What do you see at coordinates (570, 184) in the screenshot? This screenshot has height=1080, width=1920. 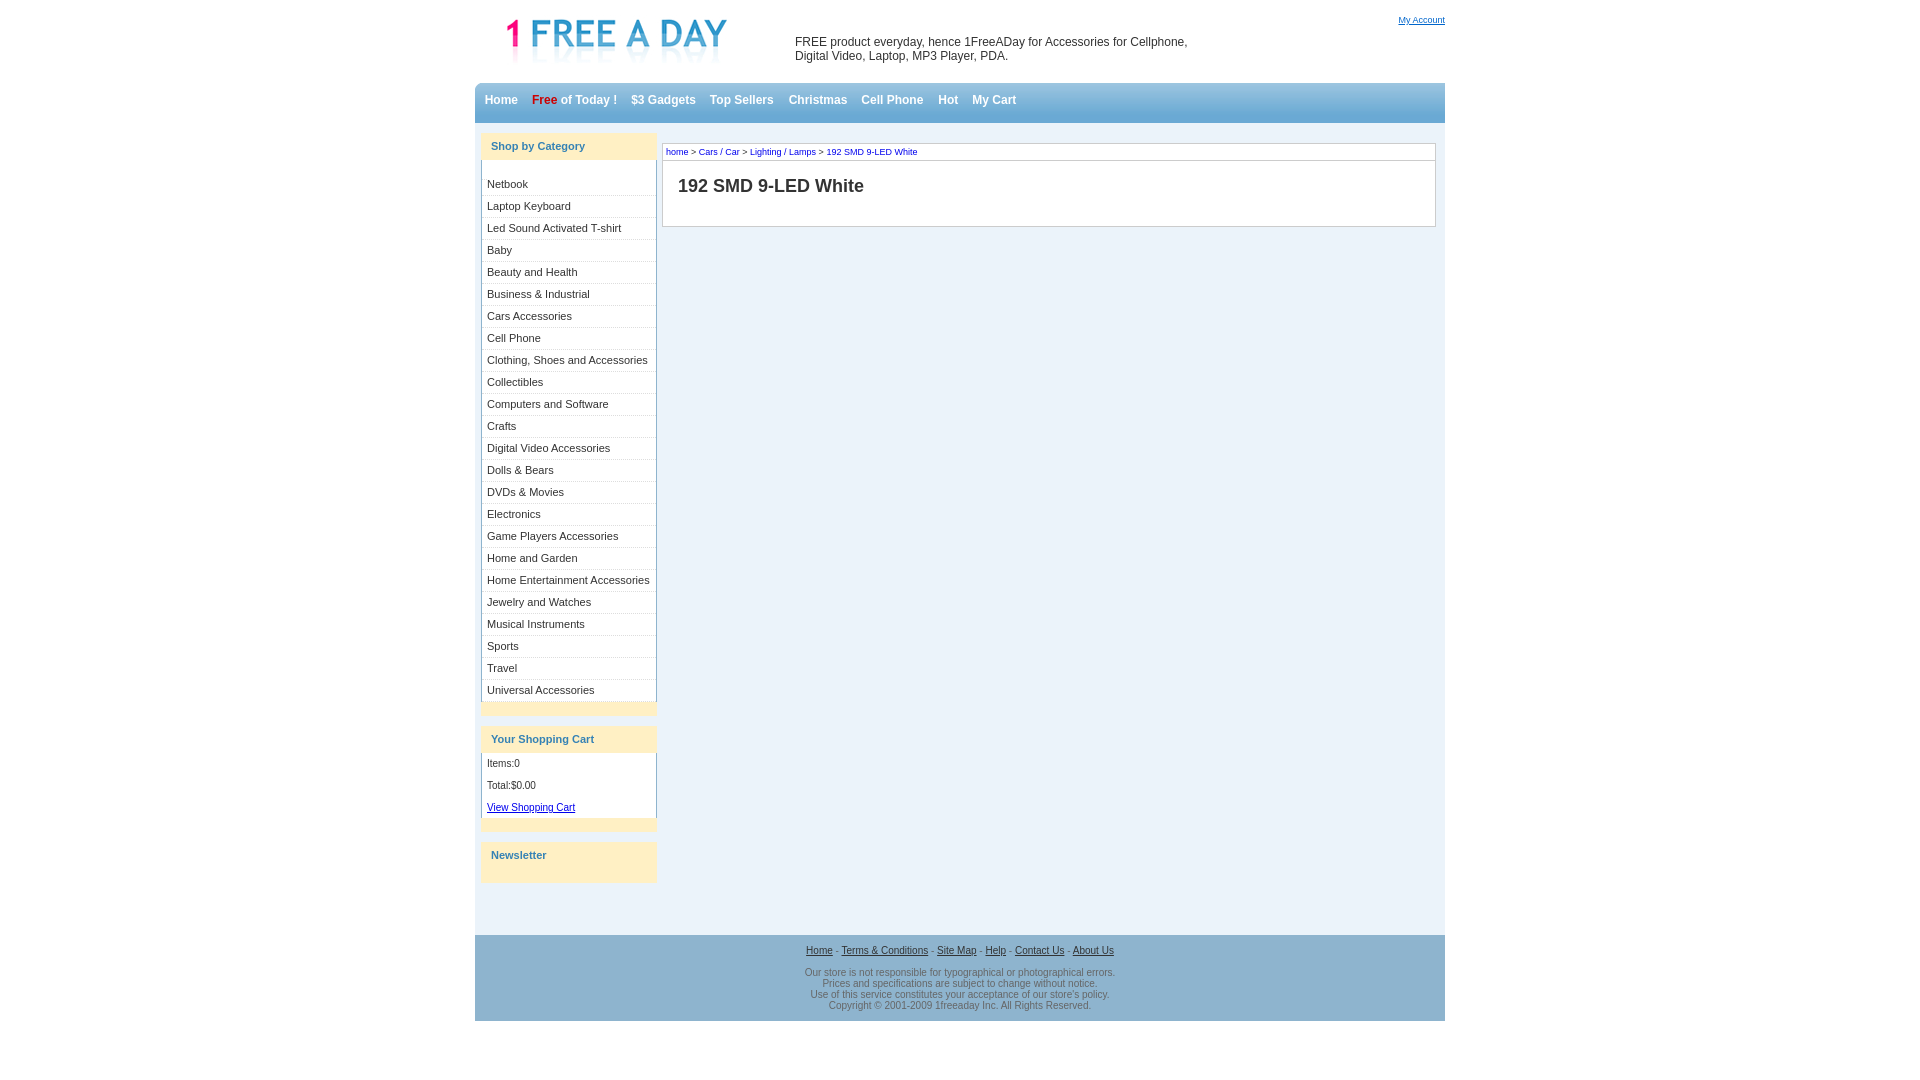 I see `'Netbook'` at bounding box center [570, 184].